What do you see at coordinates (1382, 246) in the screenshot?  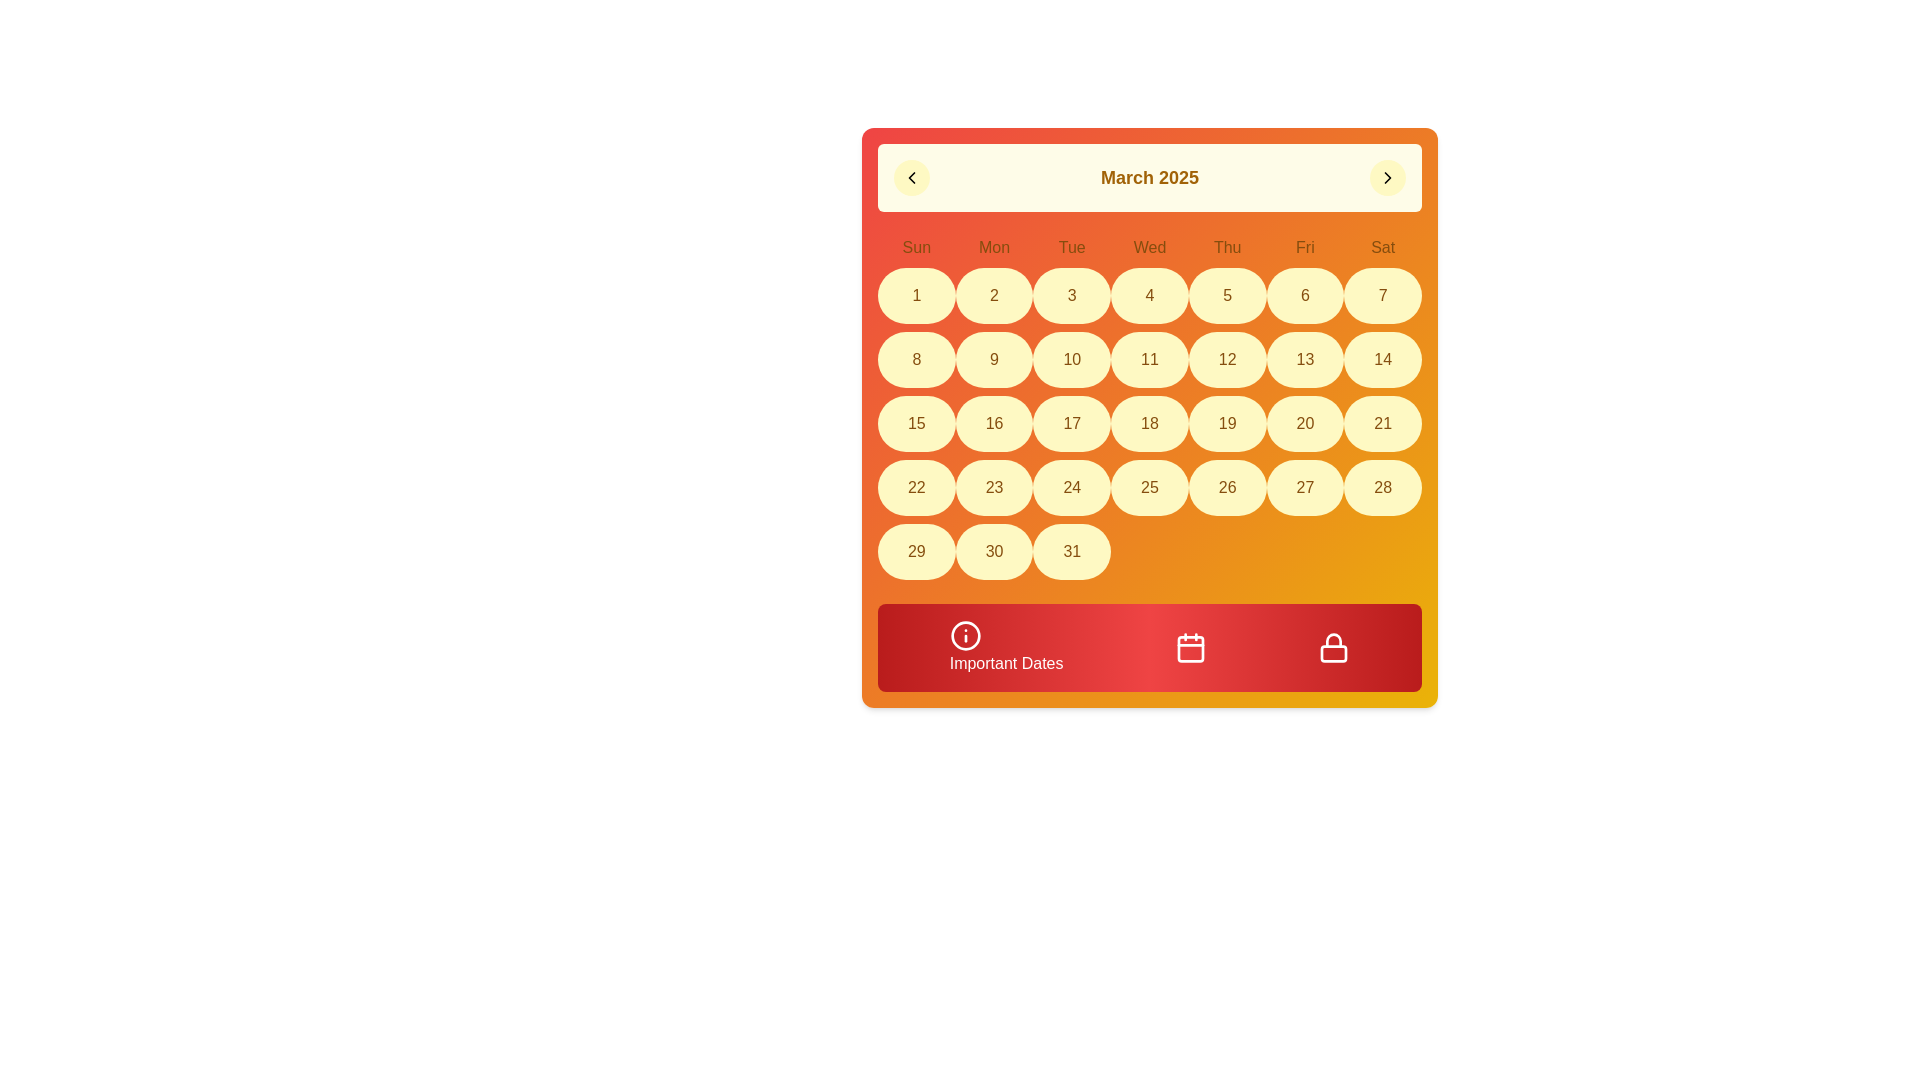 I see `the text label that displays 'Sat', which is the last day label in the row of week day names in the calendar interface` at bounding box center [1382, 246].